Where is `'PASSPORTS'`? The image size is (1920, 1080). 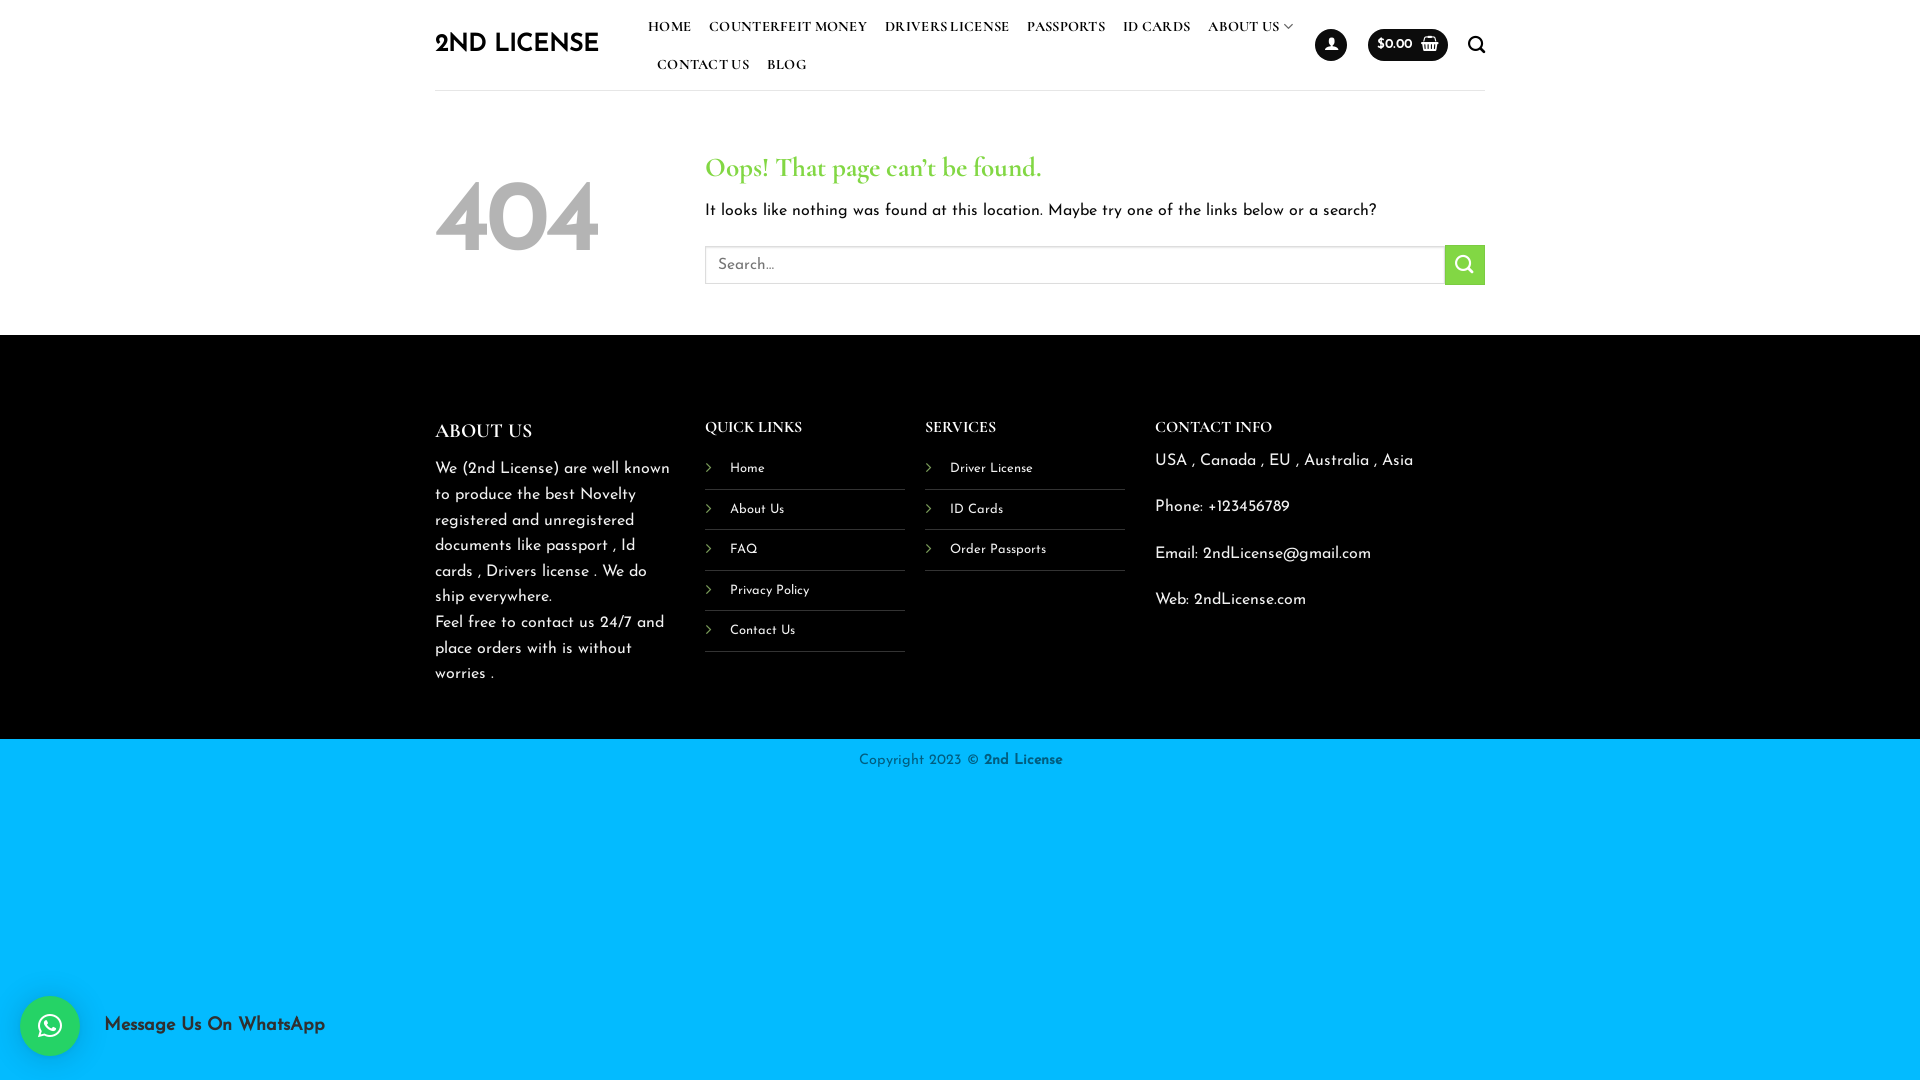 'PASSPORTS' is located at coordinates (1064, 27).